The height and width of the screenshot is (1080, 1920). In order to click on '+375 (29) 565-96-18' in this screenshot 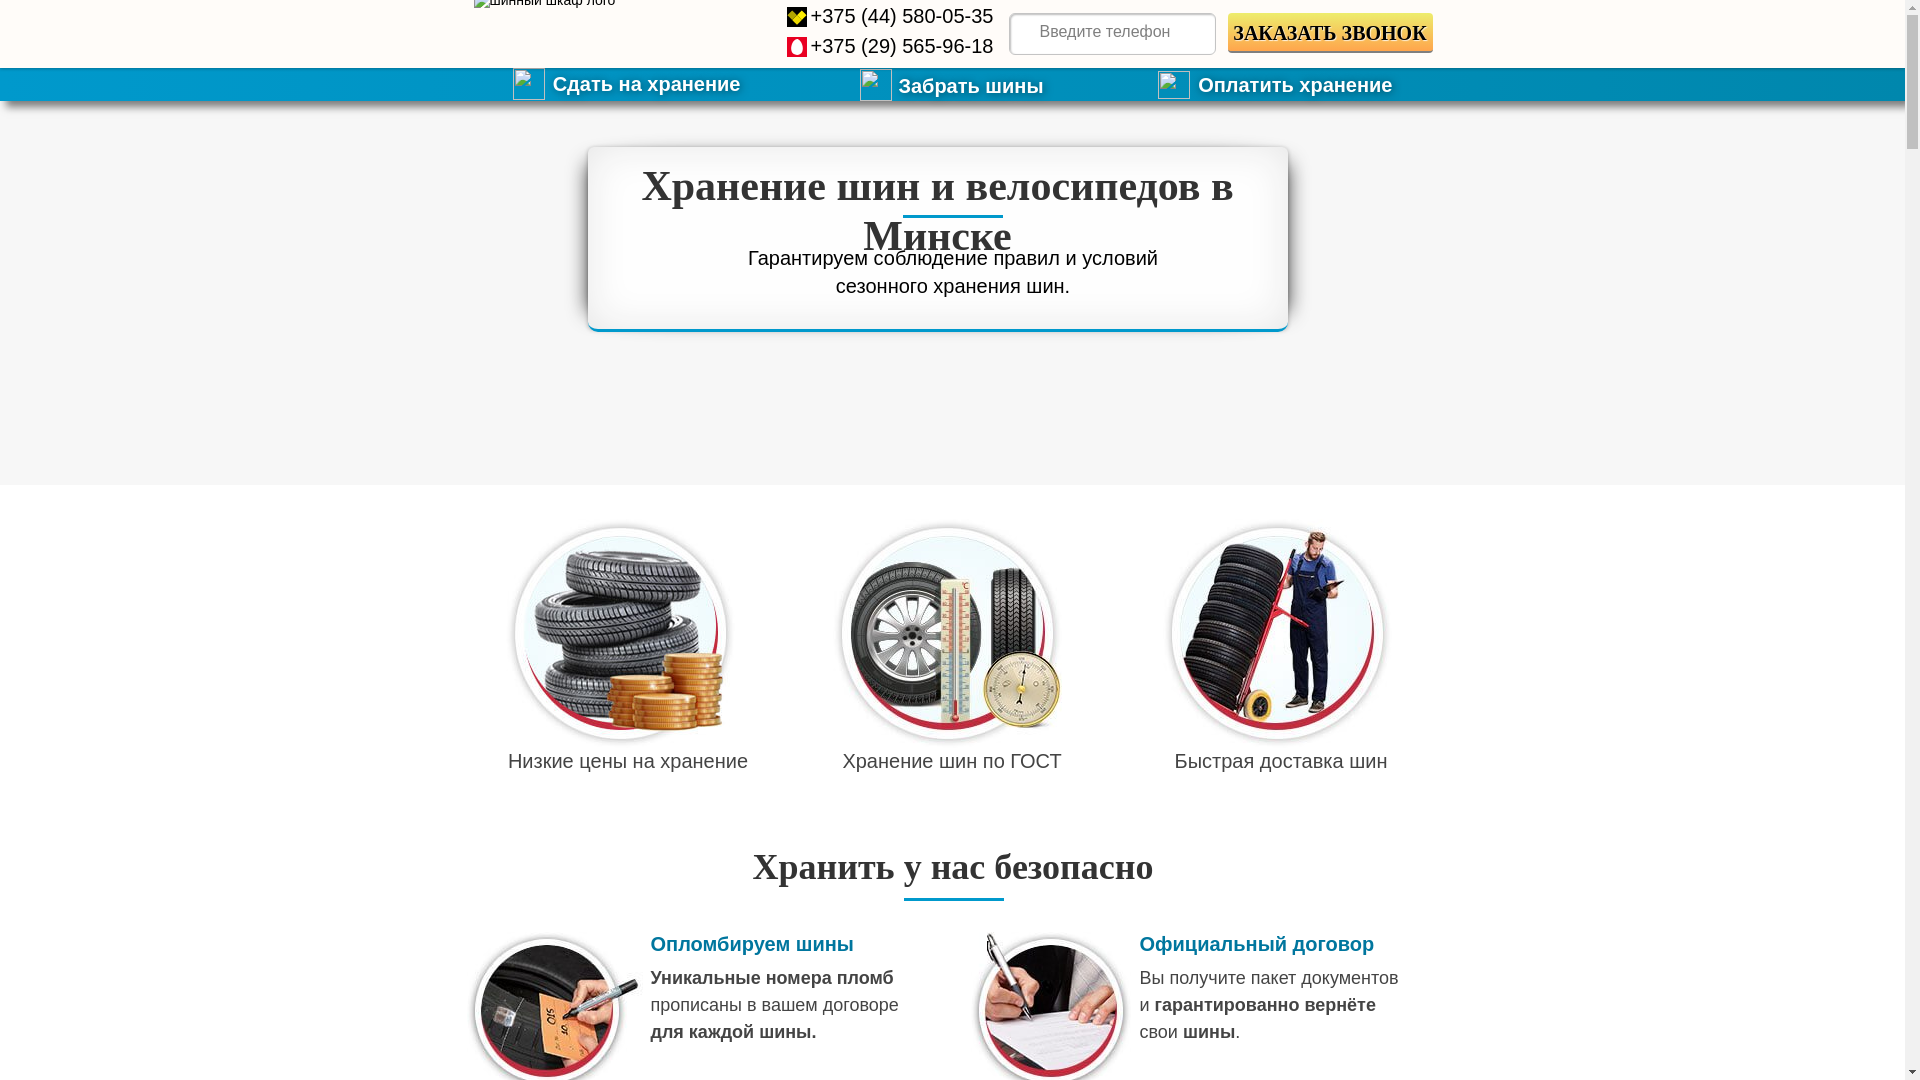, I will do `click(900, 45)`.